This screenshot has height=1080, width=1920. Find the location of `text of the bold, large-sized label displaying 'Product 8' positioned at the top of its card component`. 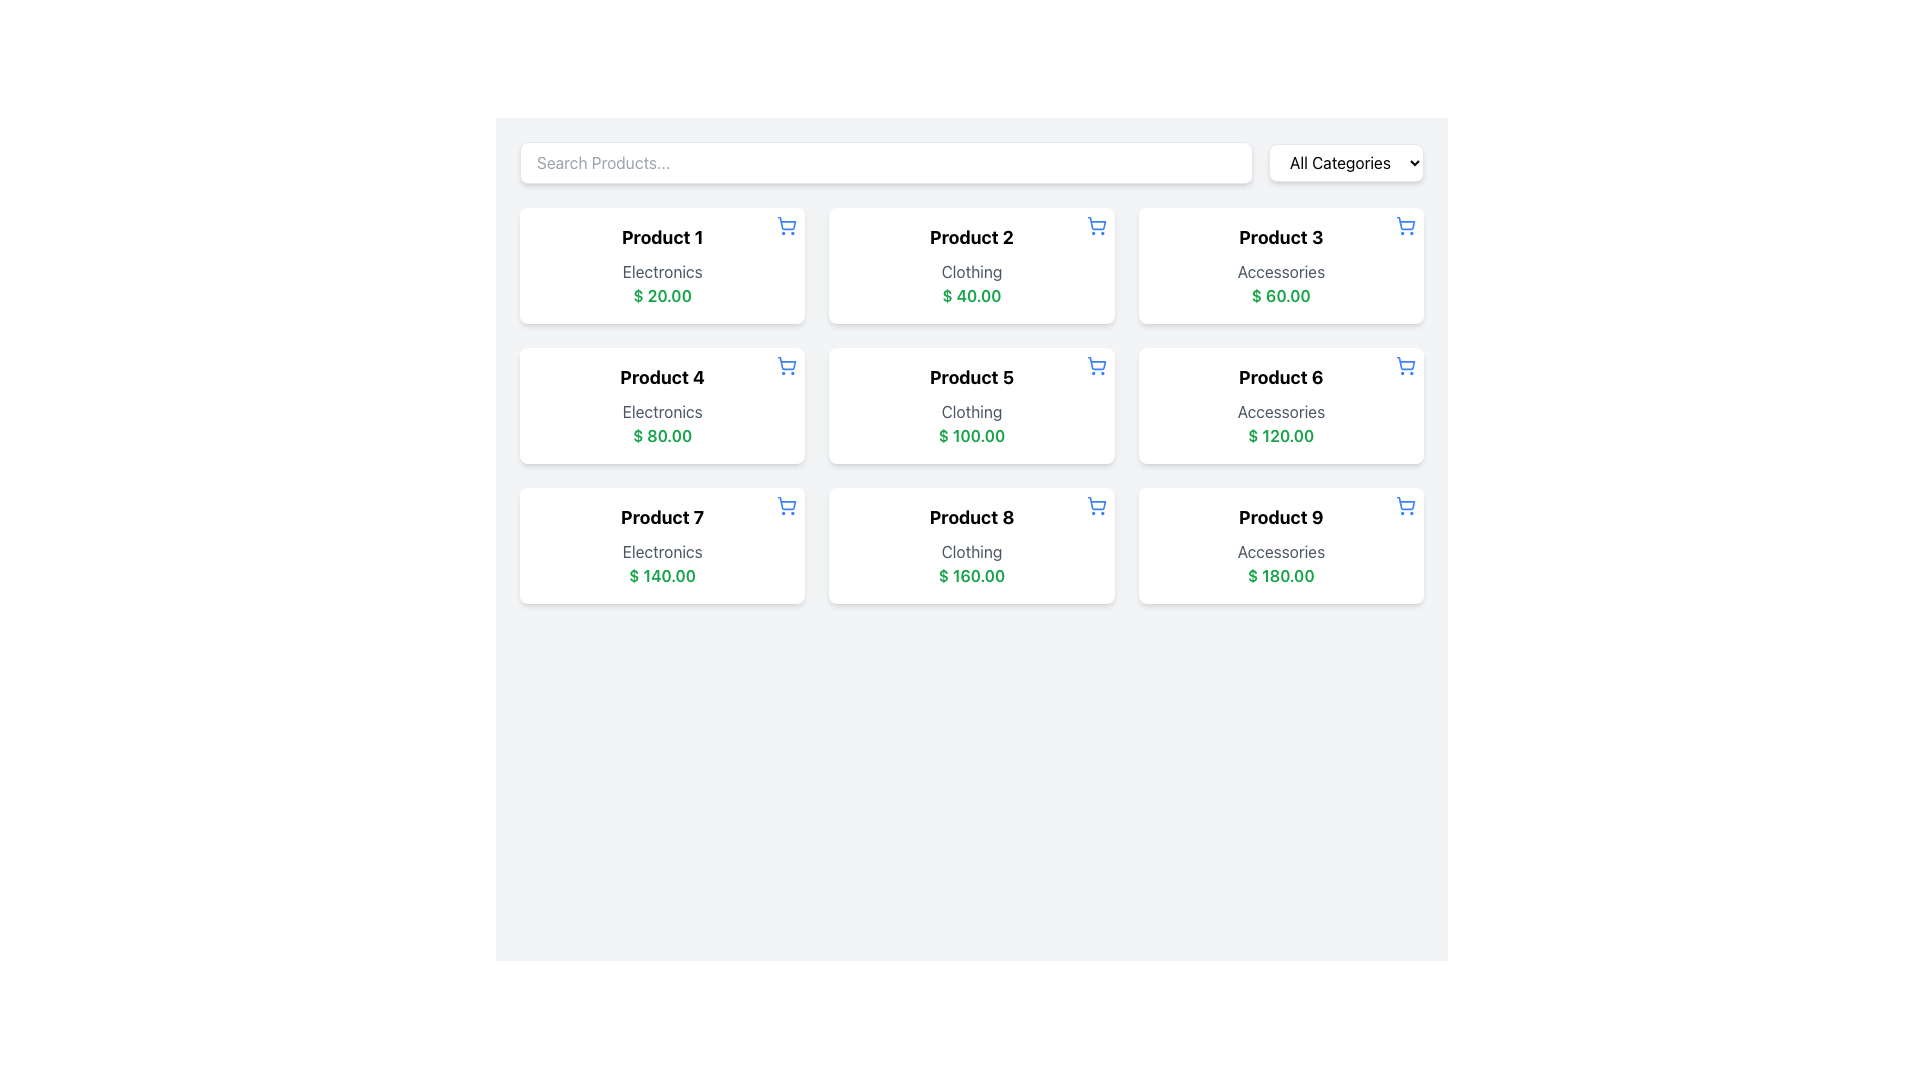

text of the bold, large-sized label displaying 'Product 8' positioned at the top of its card component is located at coordinates (971, 516).